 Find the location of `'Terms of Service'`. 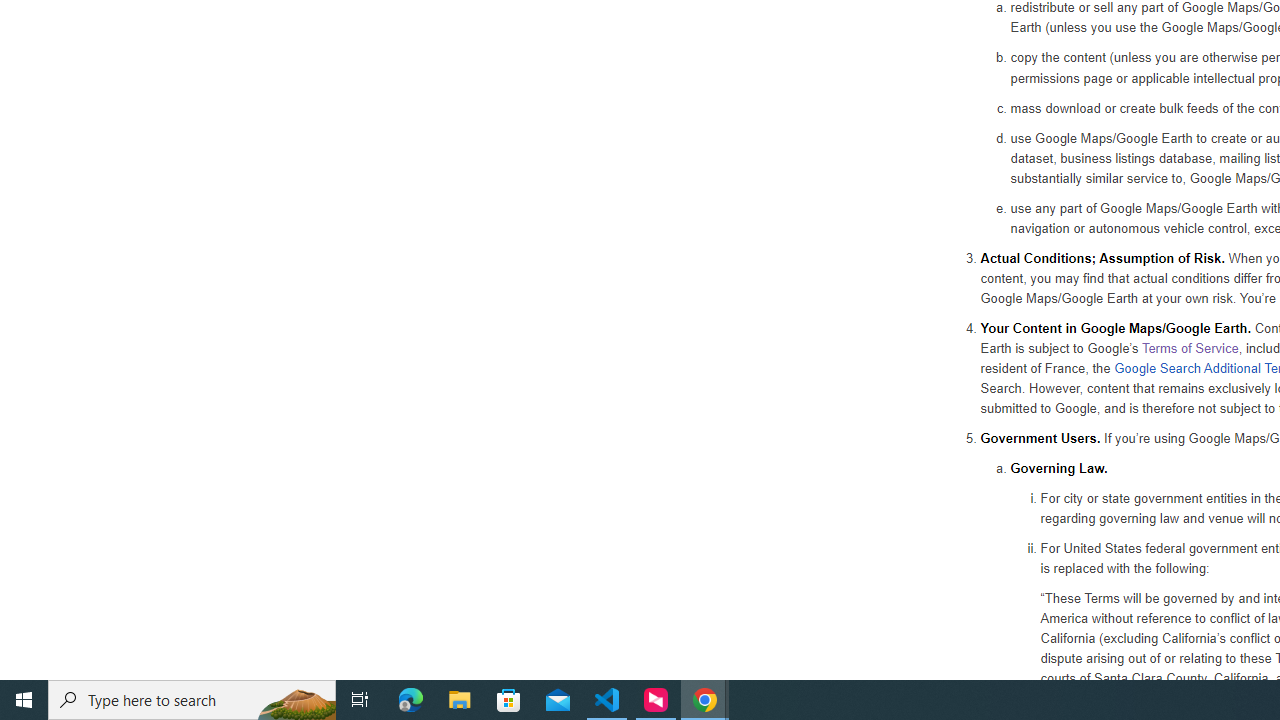

'Terms of Service' is located at coordinates (1189, 346).